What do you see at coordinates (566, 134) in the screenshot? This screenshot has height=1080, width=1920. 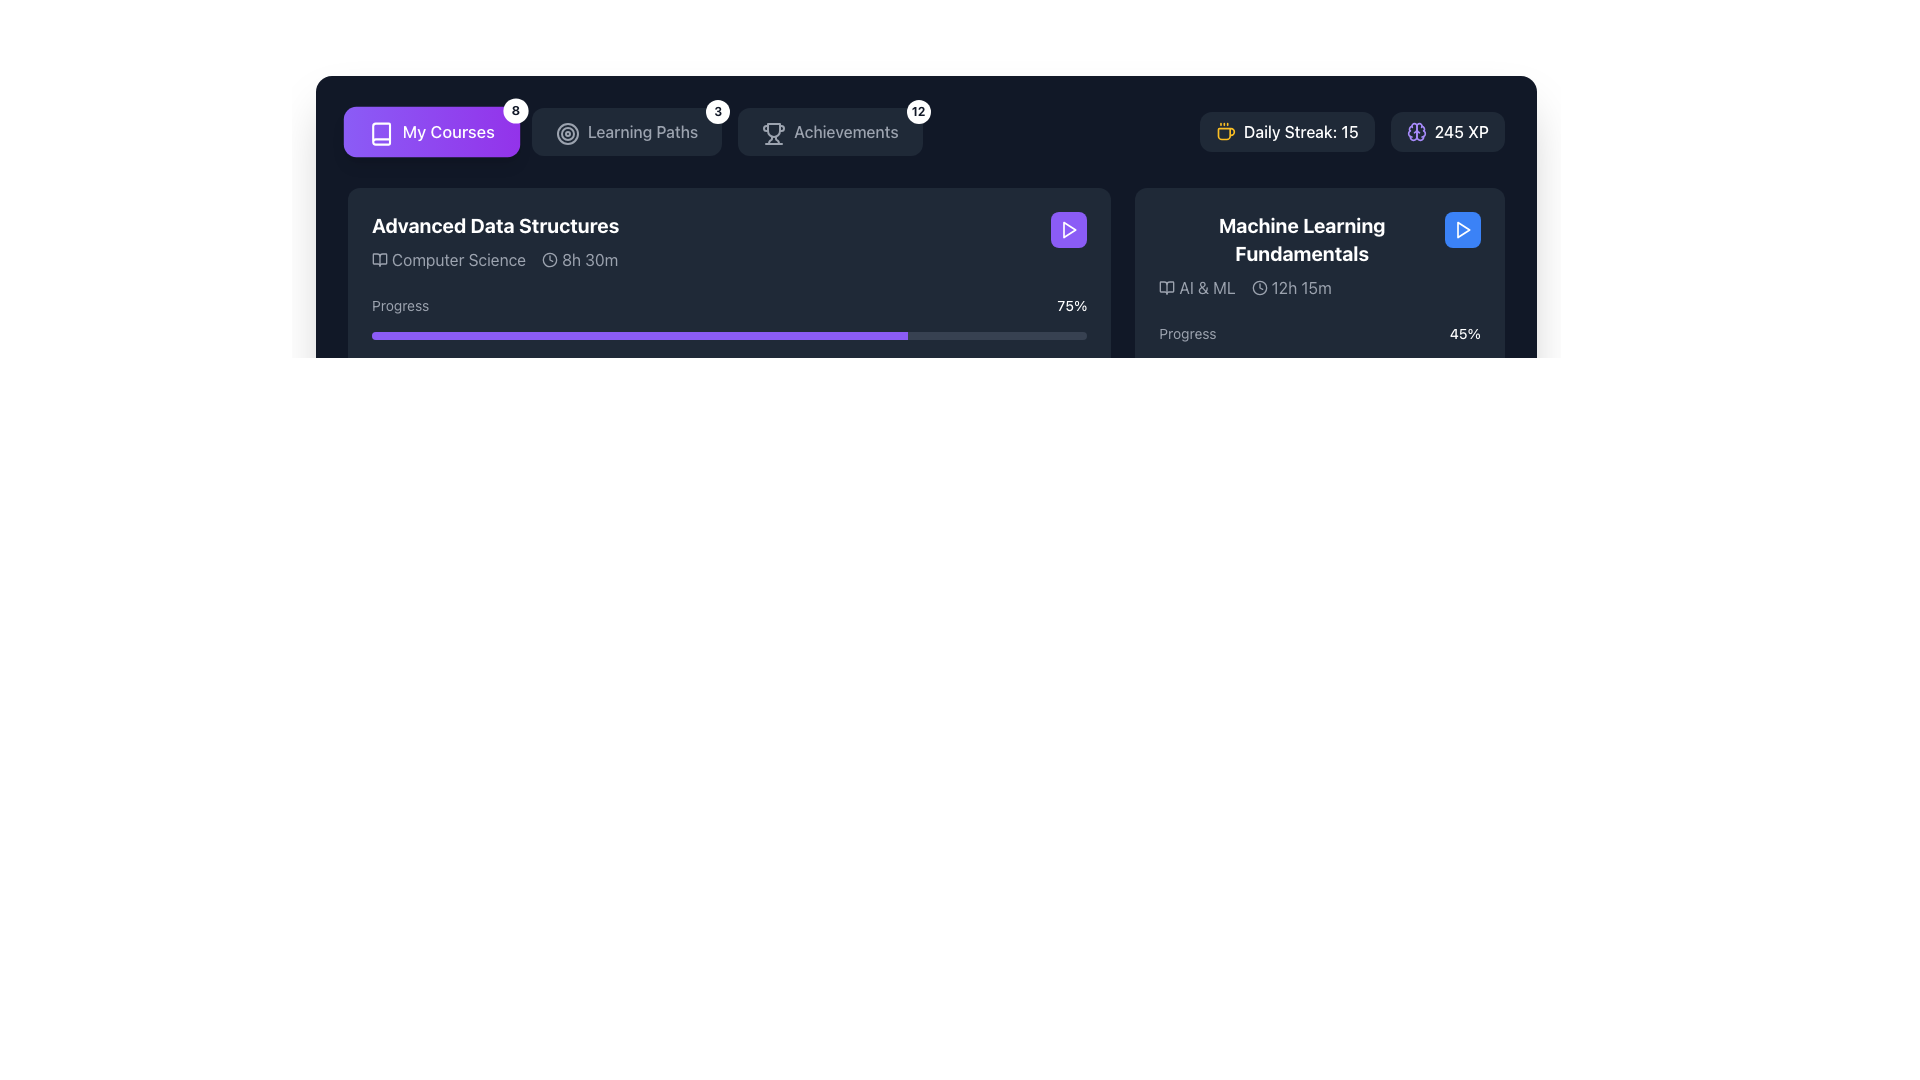 I see `the middle circular element of the bullseye-like structure located within the 'Learning Paths' component in the top menu bar` at bounding box center [566, 134].